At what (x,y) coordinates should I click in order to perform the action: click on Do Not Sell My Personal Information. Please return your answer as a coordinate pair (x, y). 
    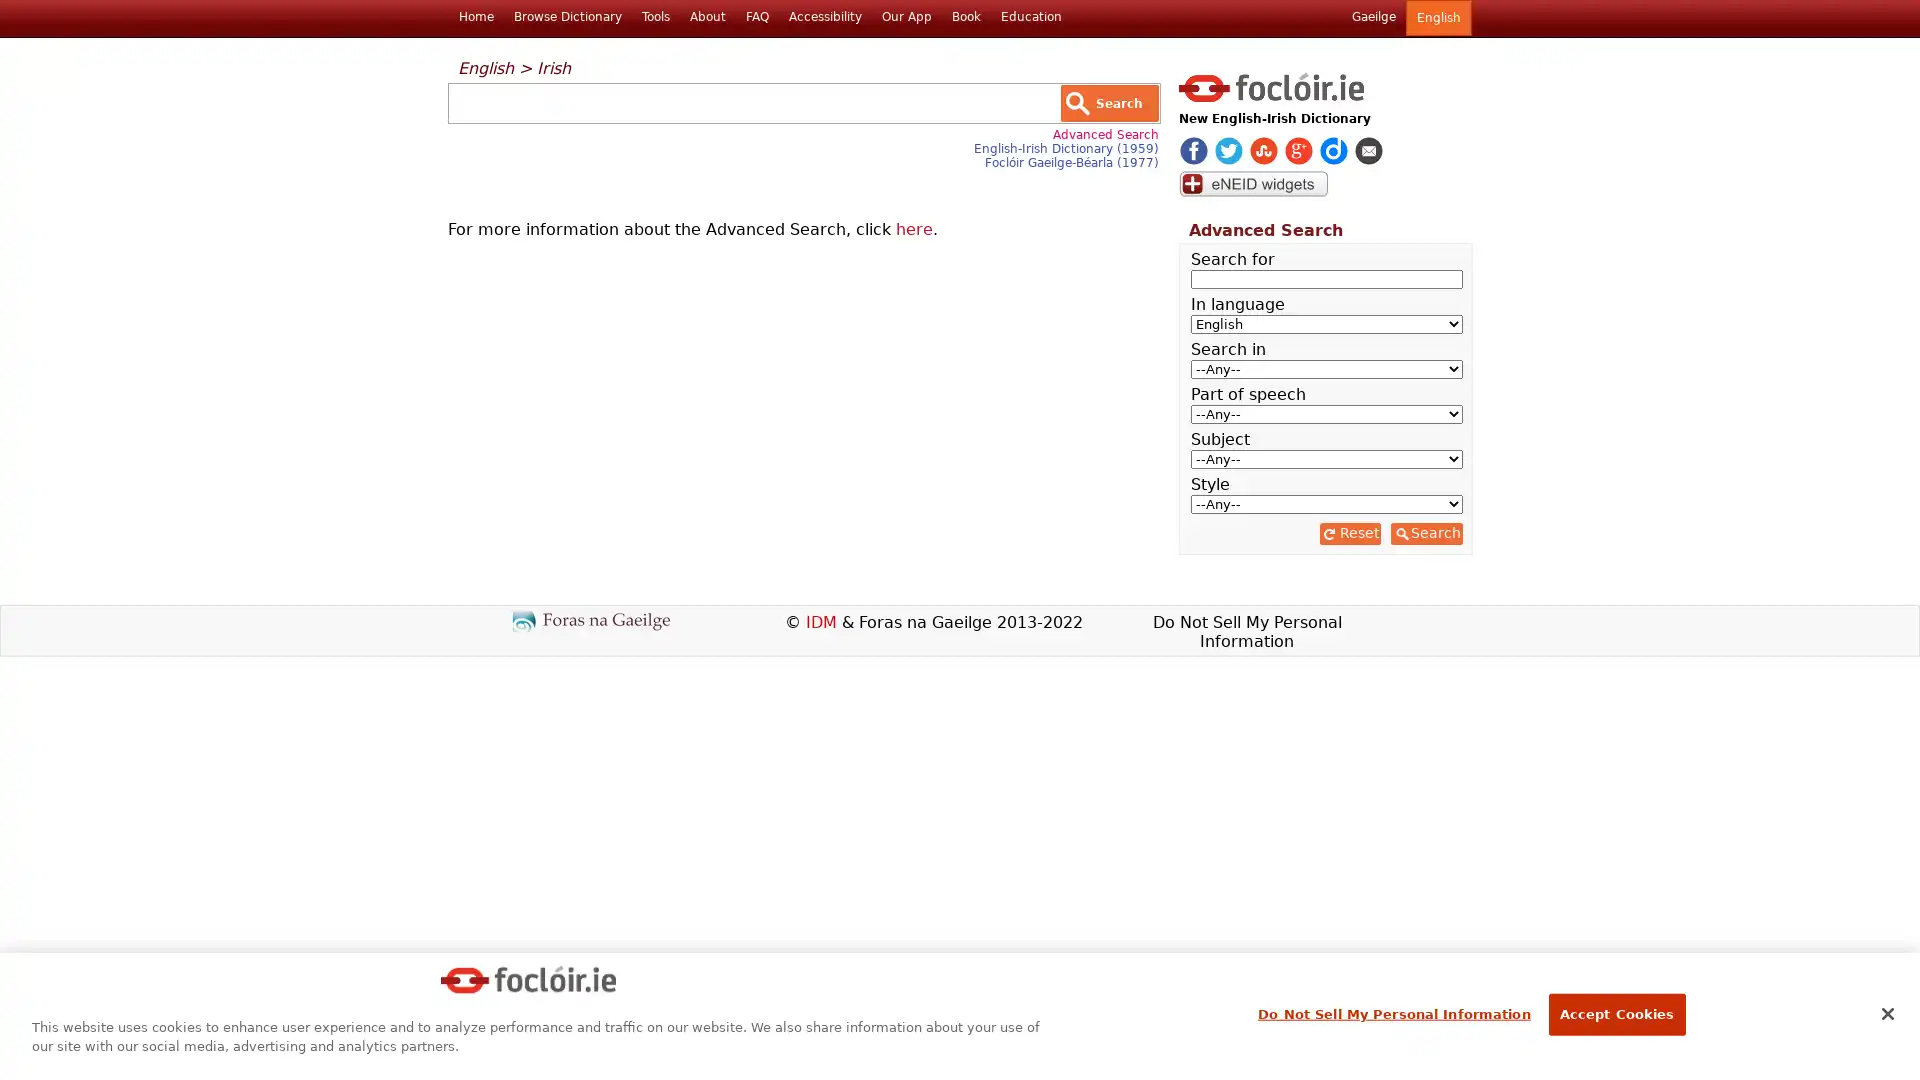
    Looking at the image, I should click on (1392, 1014).